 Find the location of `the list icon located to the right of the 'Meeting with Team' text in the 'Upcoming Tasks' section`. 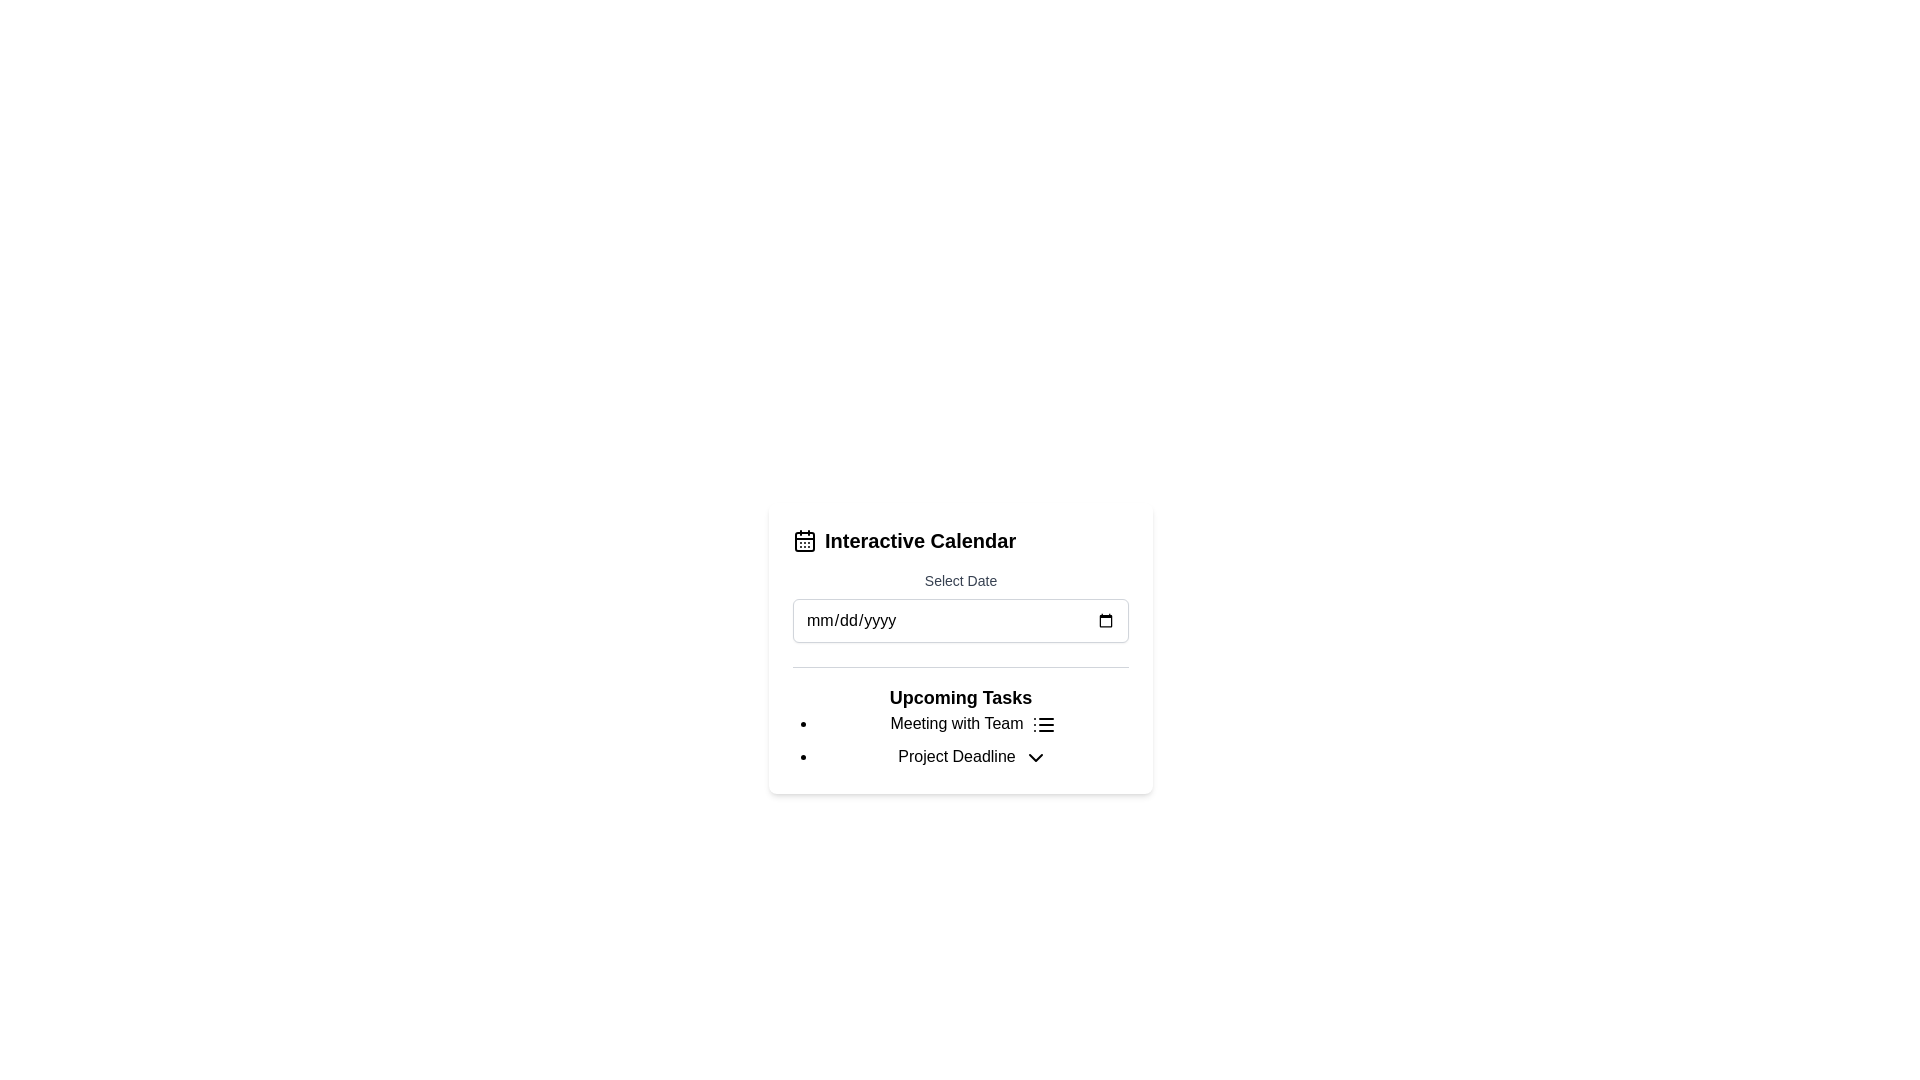

the list icon located to the right of the 'Meeting with Team' text in the 'Upcoming Tasks' section is located at coordinates (1042, 724).